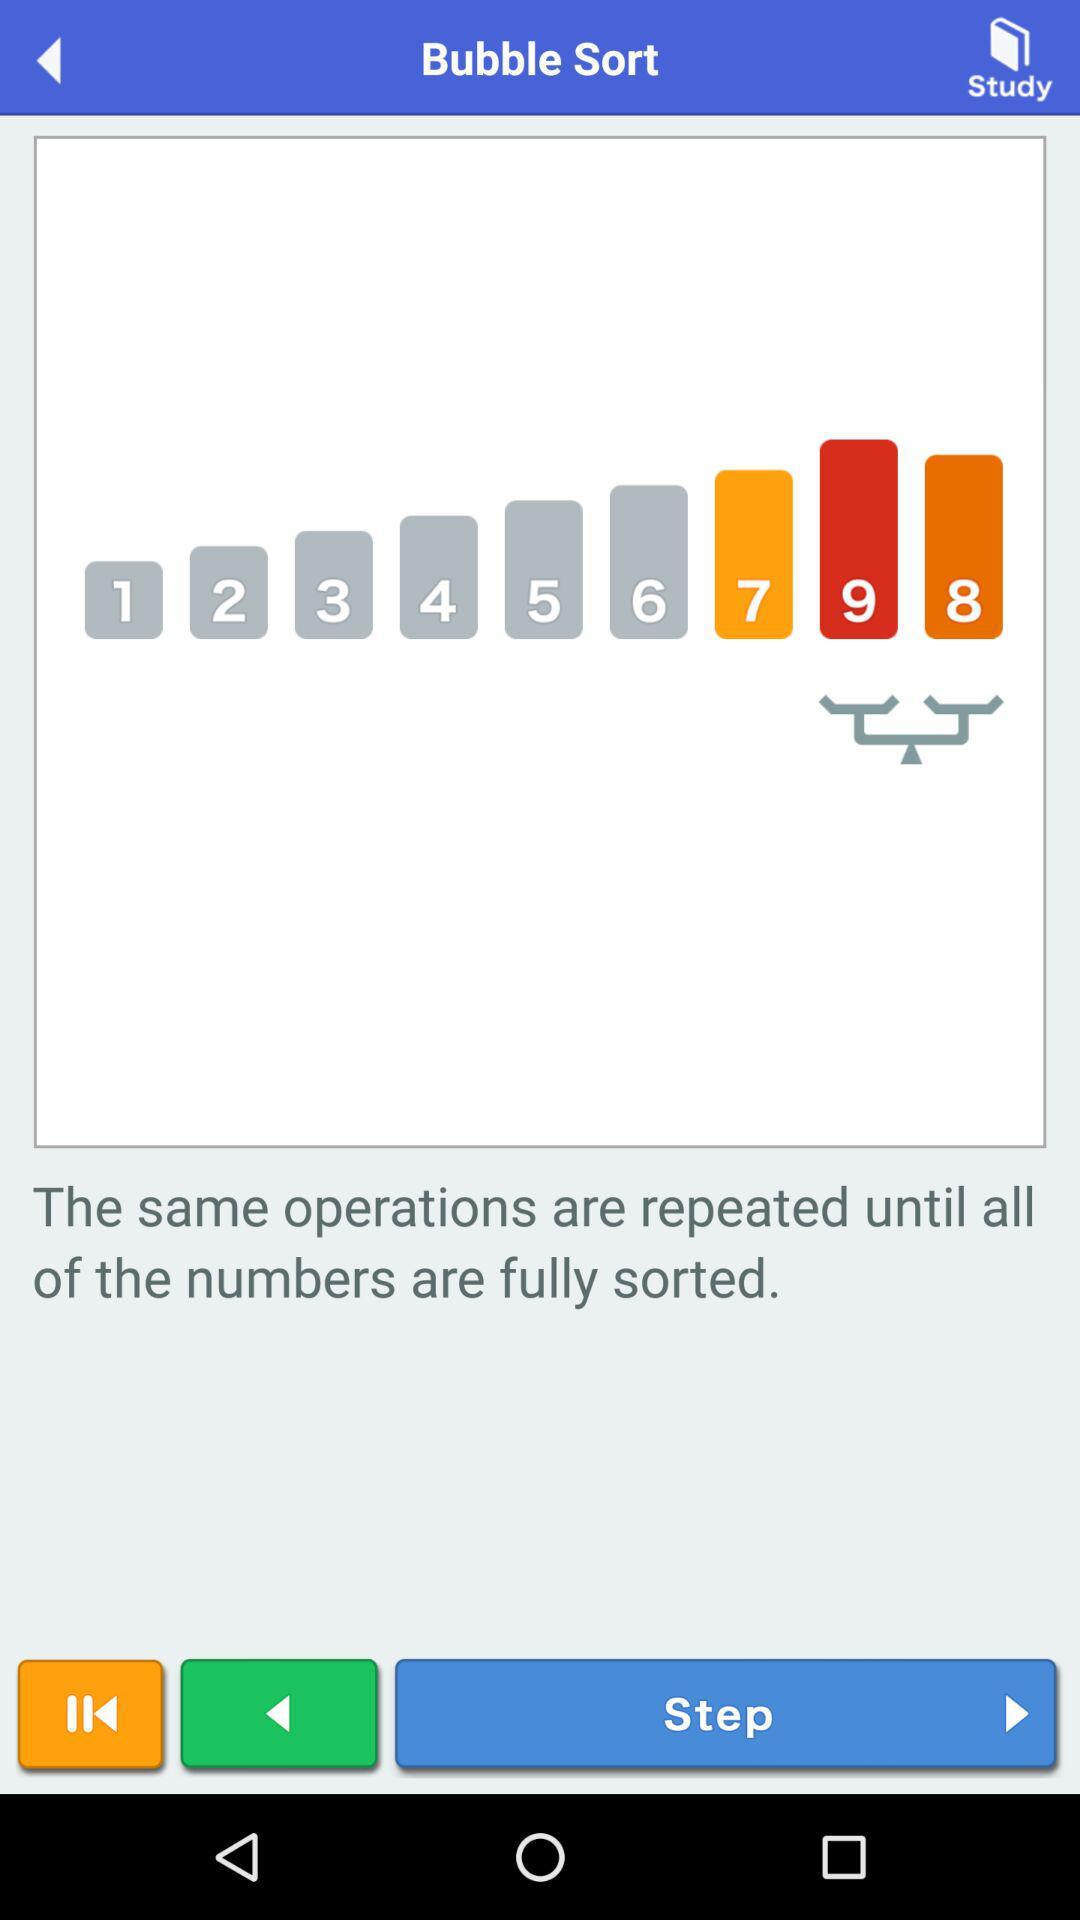 The width and height of the screenshot is (1080, 1920). Describe the element at coordinates (1010, 56) in the screenshot. I see `study` at that location.